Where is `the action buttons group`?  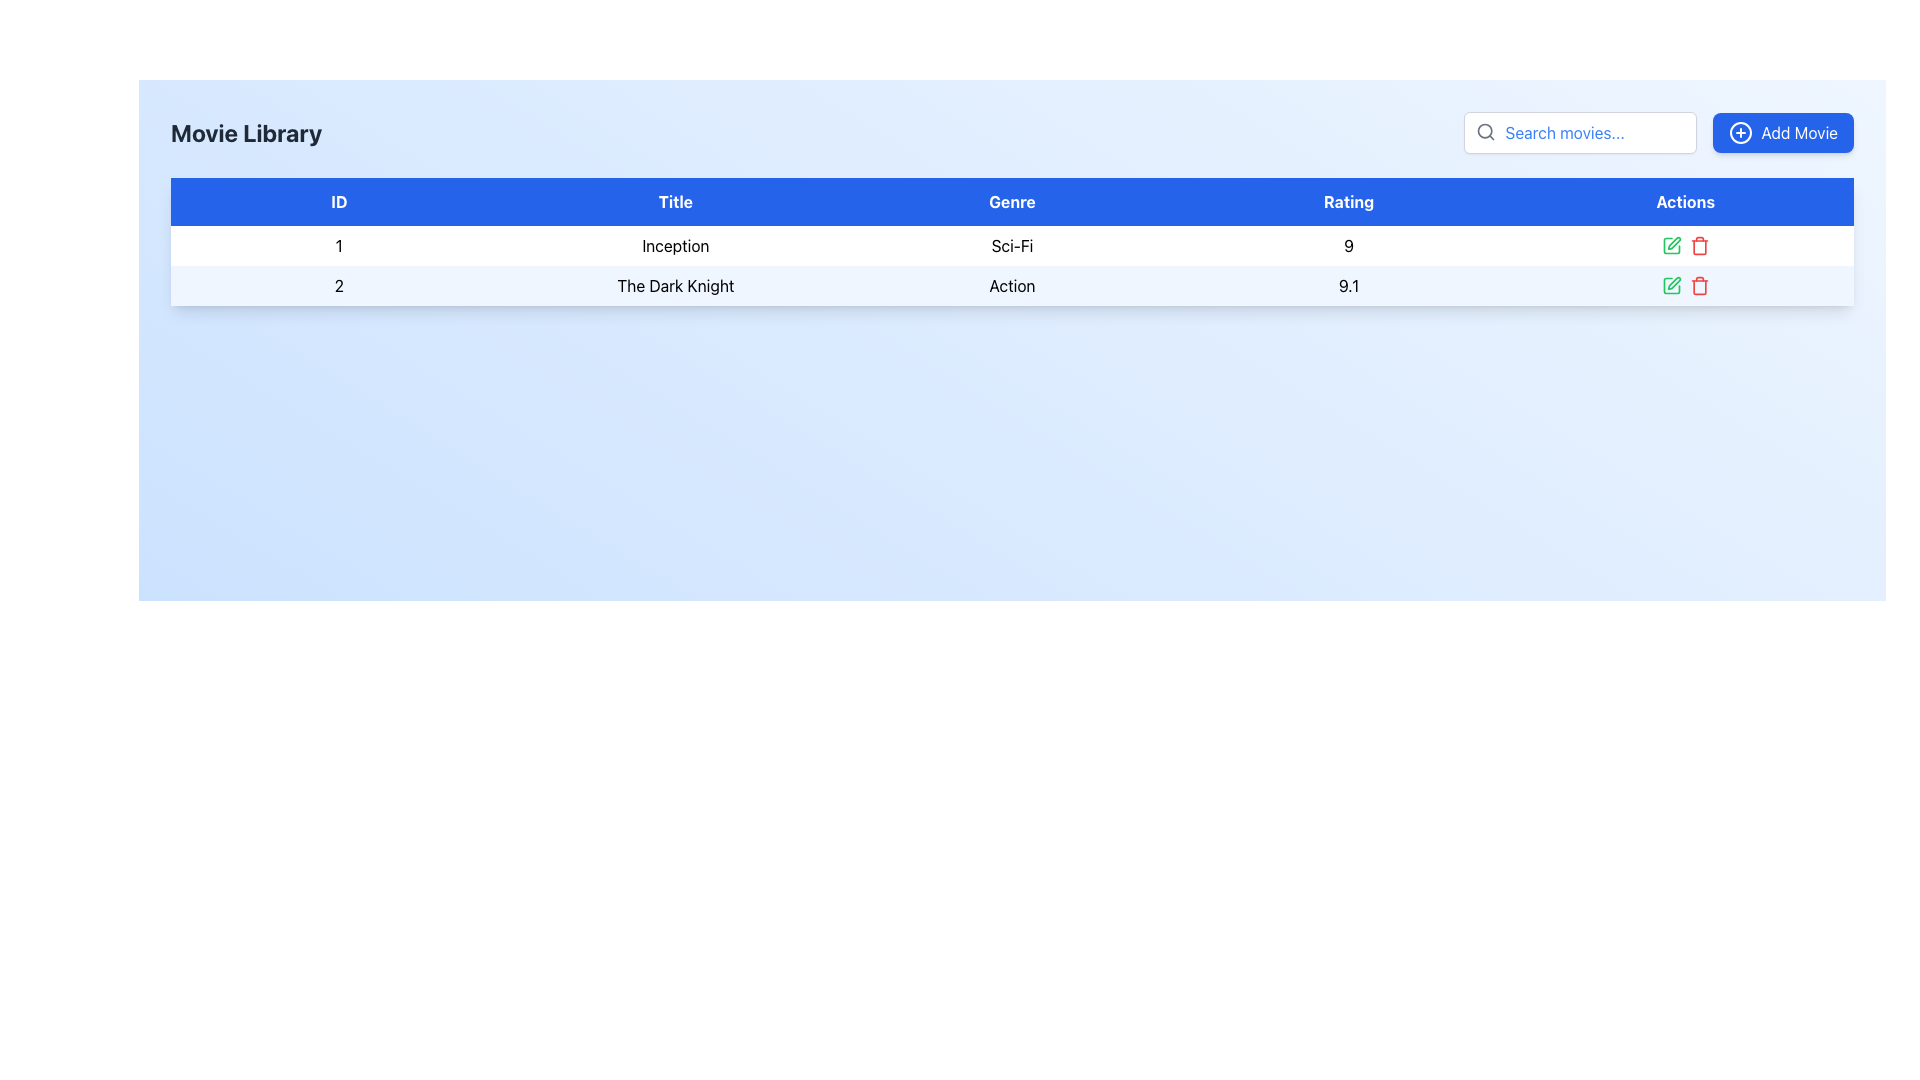 the action buttons group is located at coordinates (1683, 245).